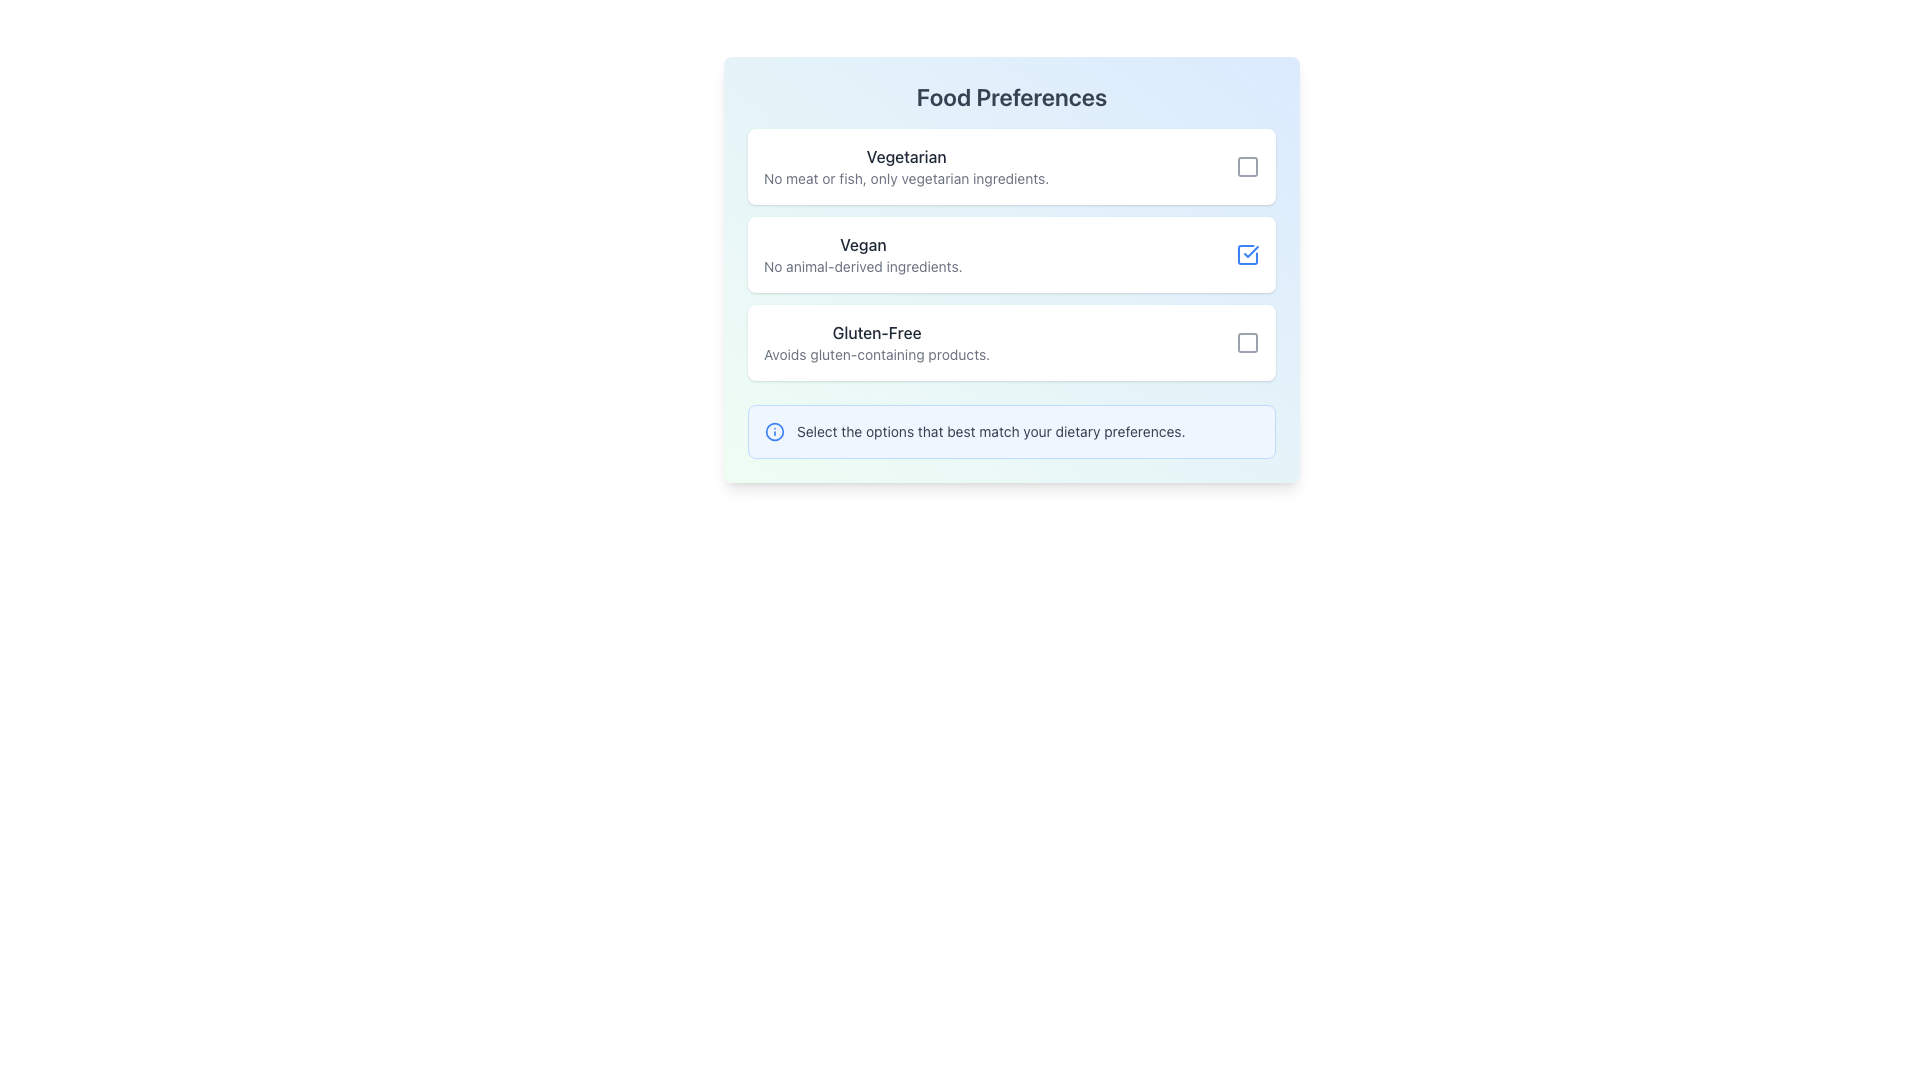 The height and width of the screenshot is (1080, 1920). I want to click on the blue circular graphic component of the icon located to the left of the instructional text block at the bottom of the preference selection card, so click(773, 431).